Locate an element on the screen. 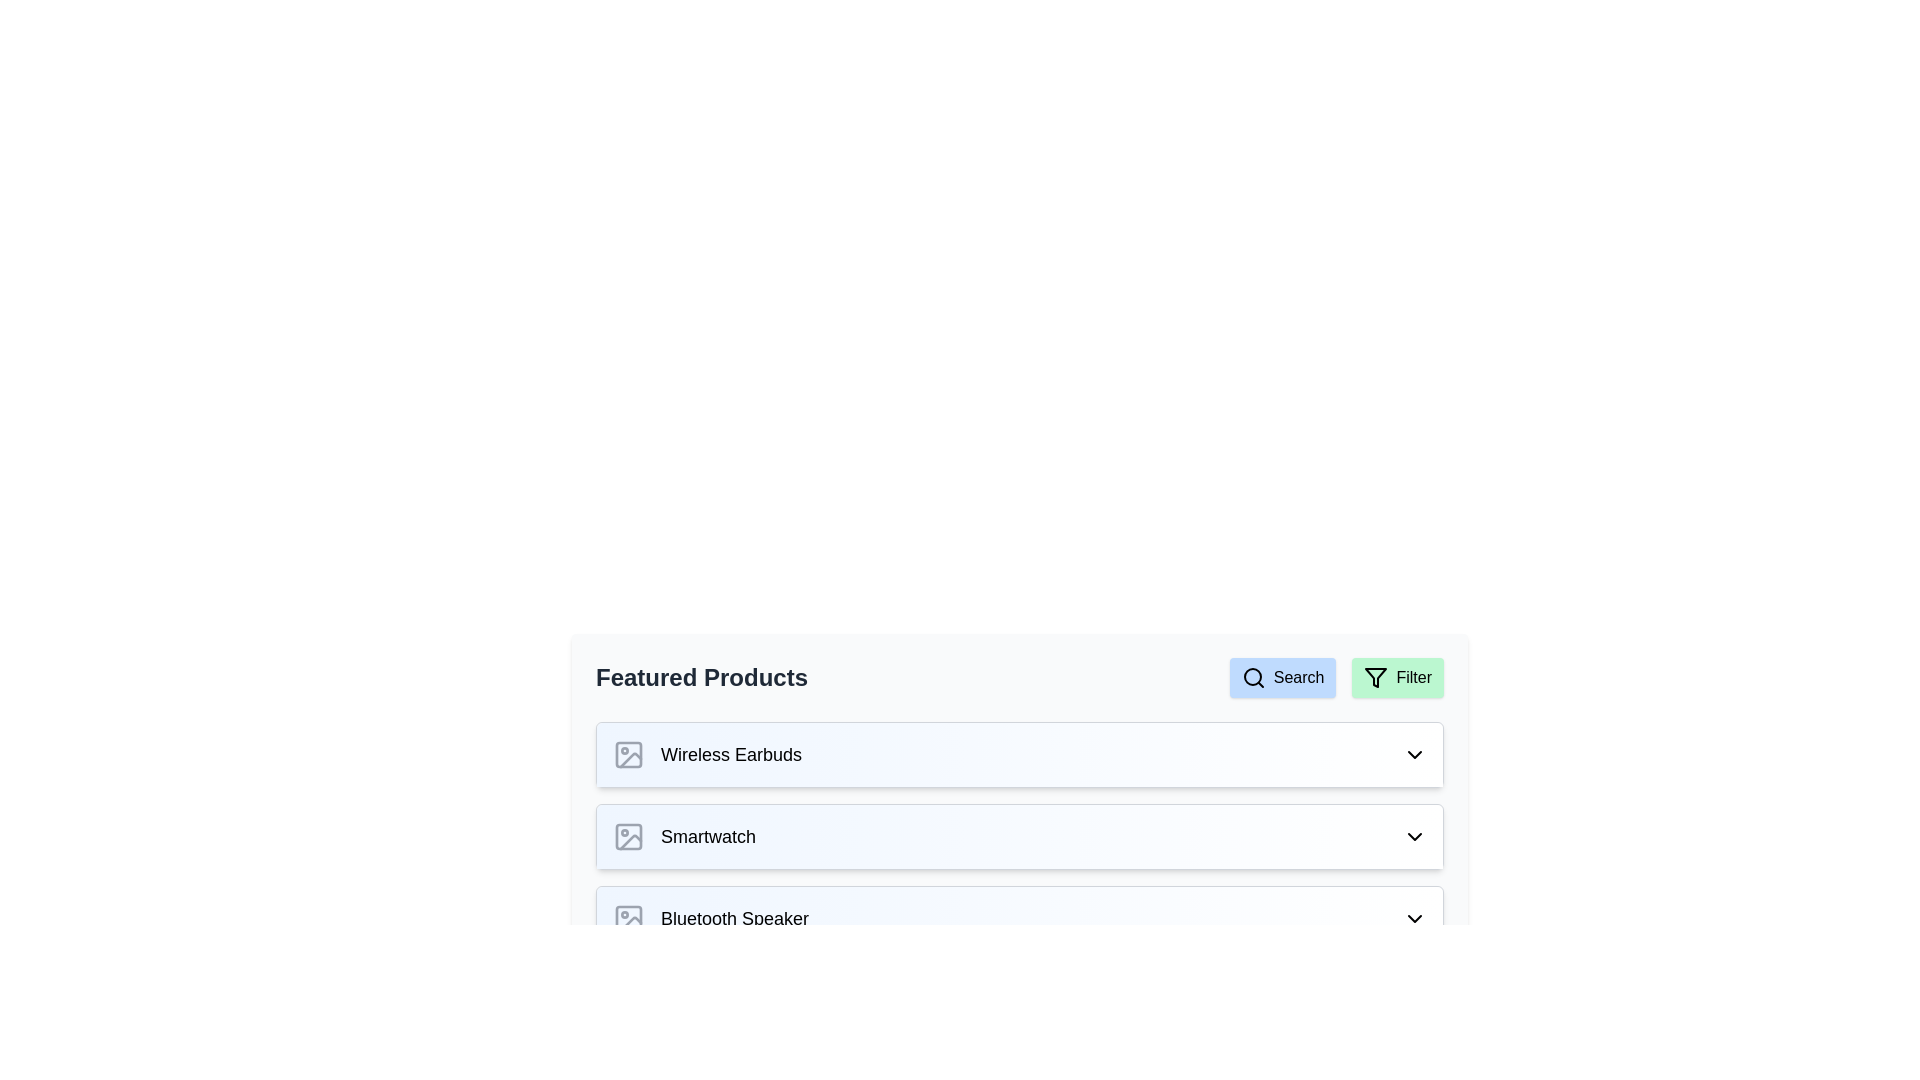 This screenshot has height=1080, width=1920. the filter button located immediately to the right of the blue 'Search' button is located at coordinates (1397, 677).